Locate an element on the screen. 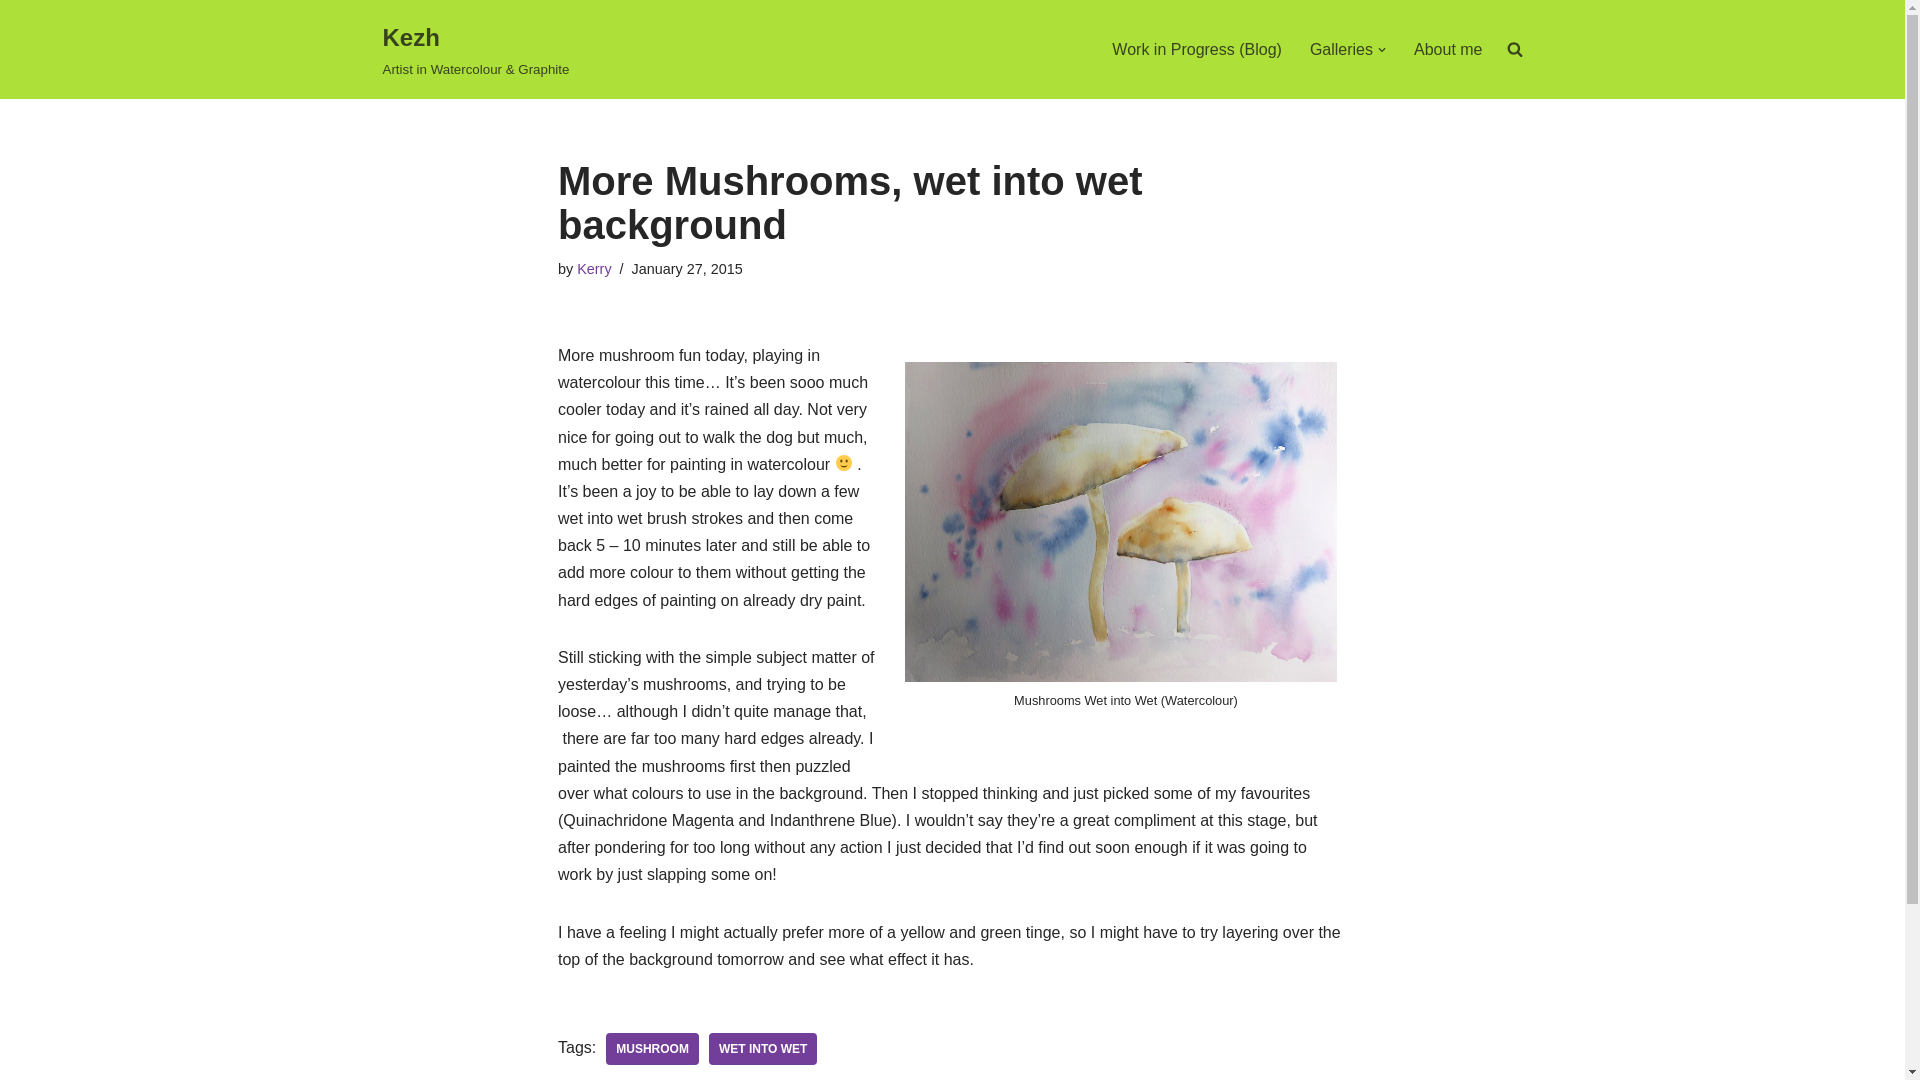 The image size is (1920, 1080). 'MUSHROOM' is located at coordinates (652, 1048).